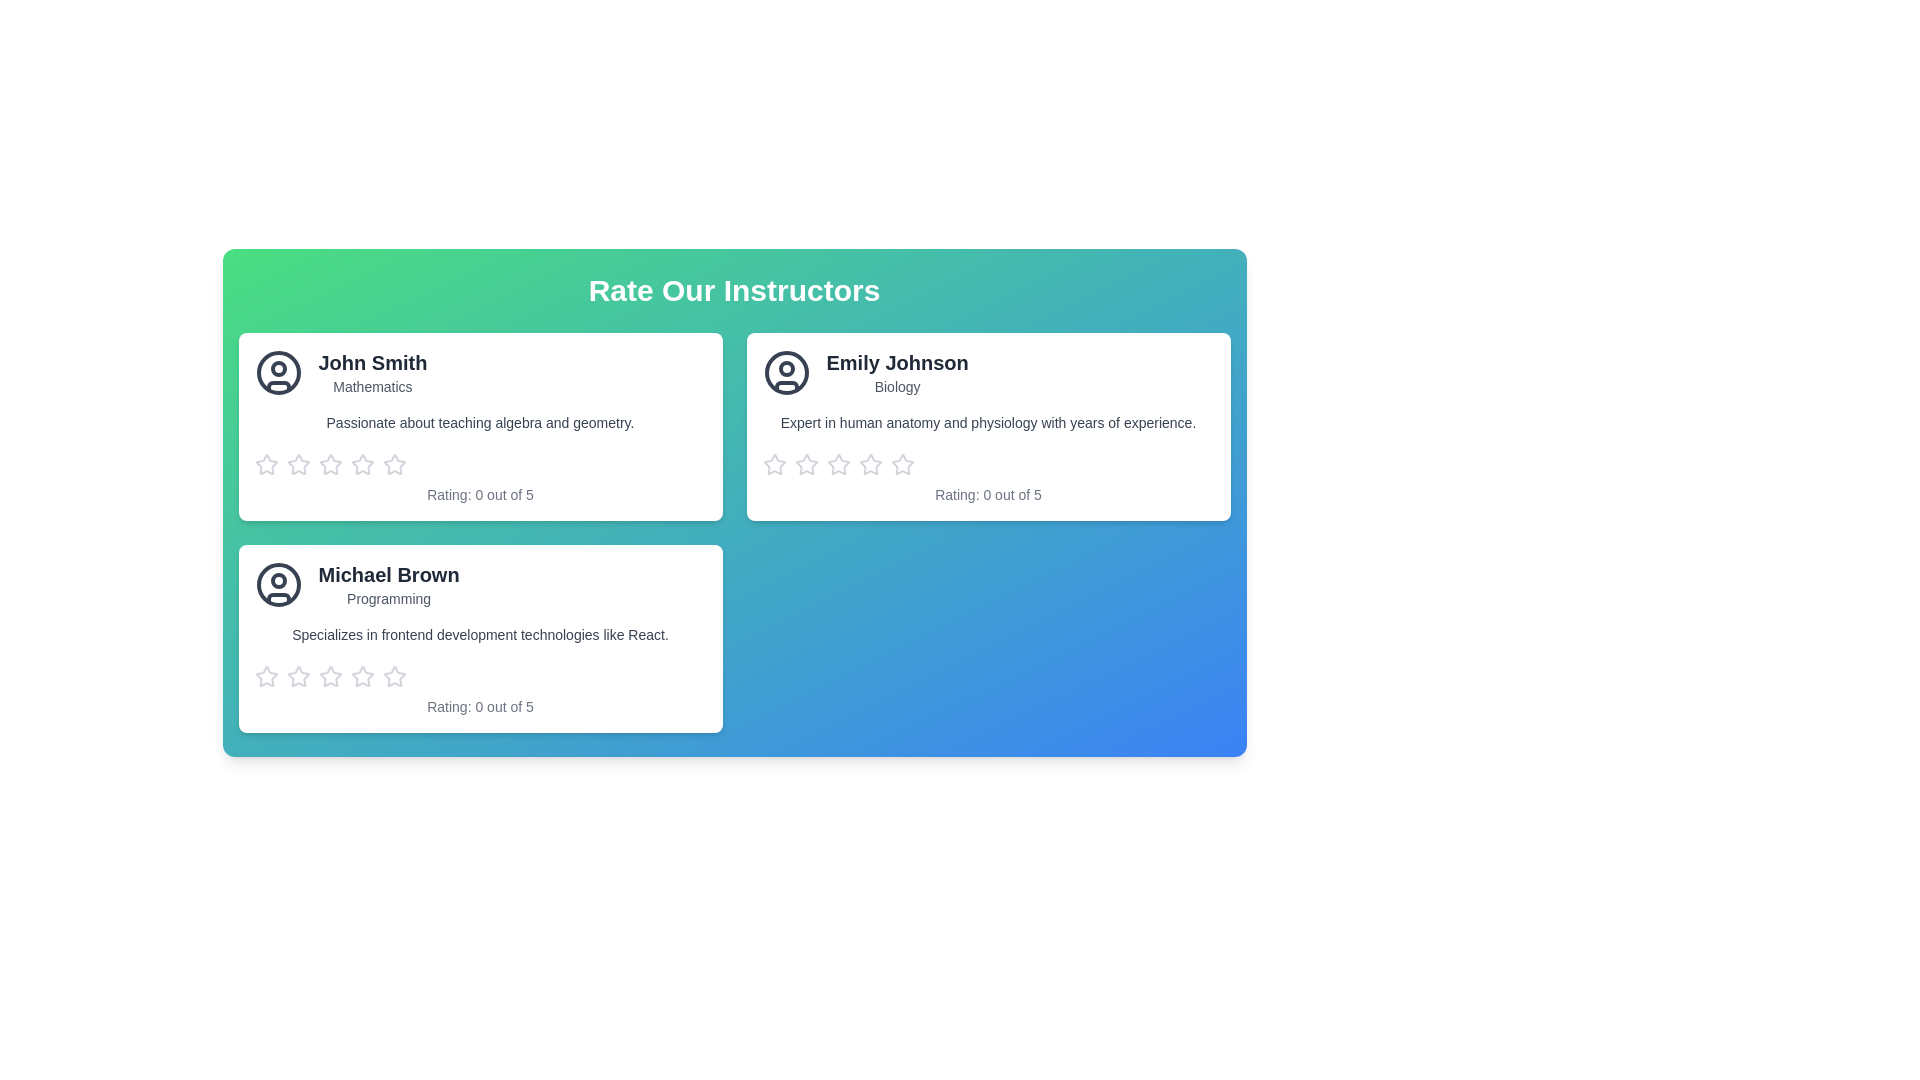  Describe the element at coordinates (988, 465) in the screenshot. I see `the star rating element located within the card of 'Emily Johnson'` at that location.